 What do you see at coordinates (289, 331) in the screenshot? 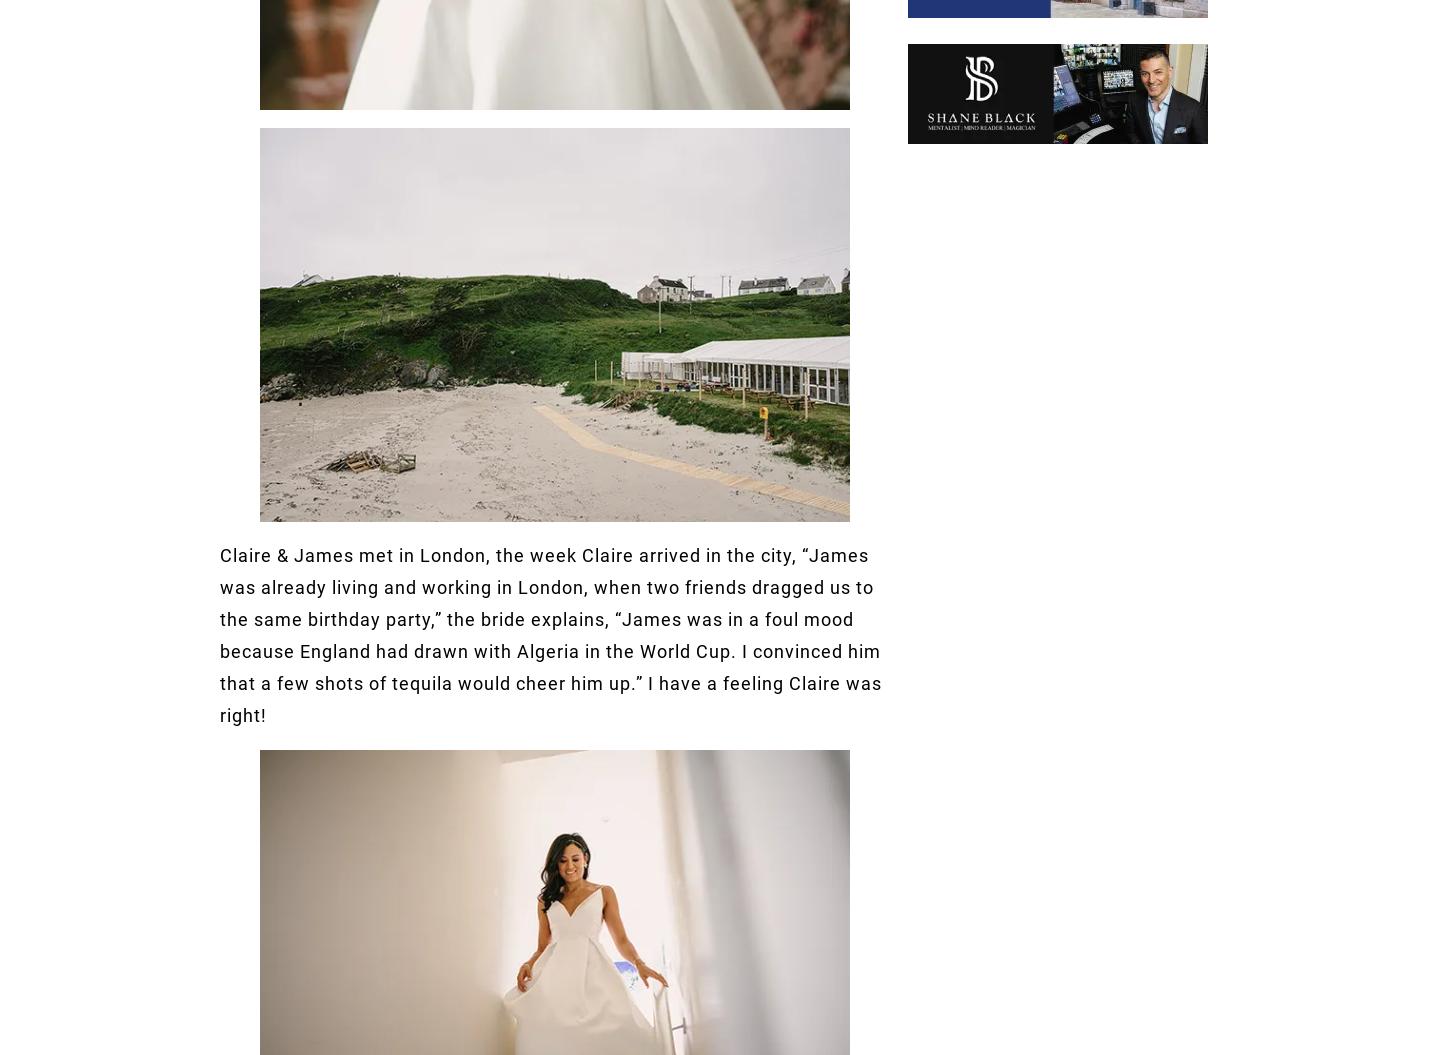
I see `'facebook fans'` at bounding box center [289, 331].